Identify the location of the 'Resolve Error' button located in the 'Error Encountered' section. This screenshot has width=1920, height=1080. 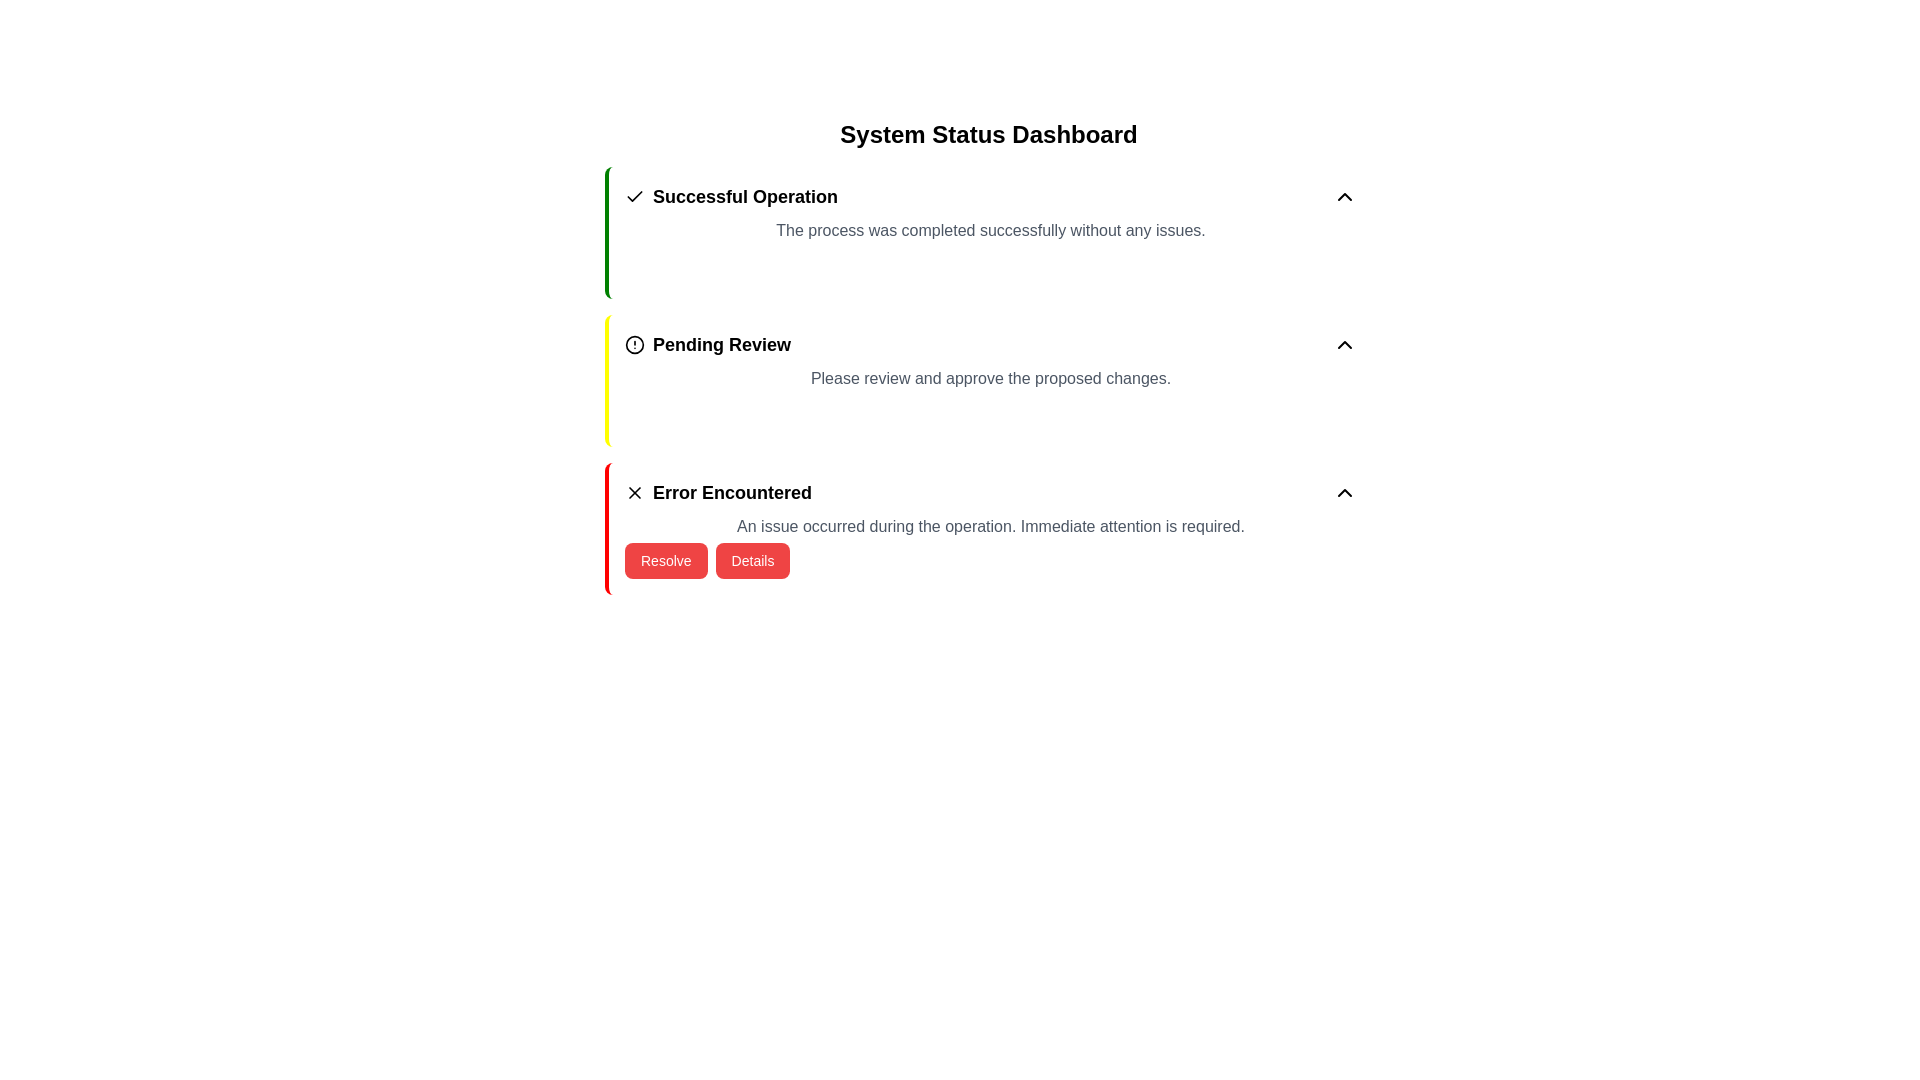
(666, 560).